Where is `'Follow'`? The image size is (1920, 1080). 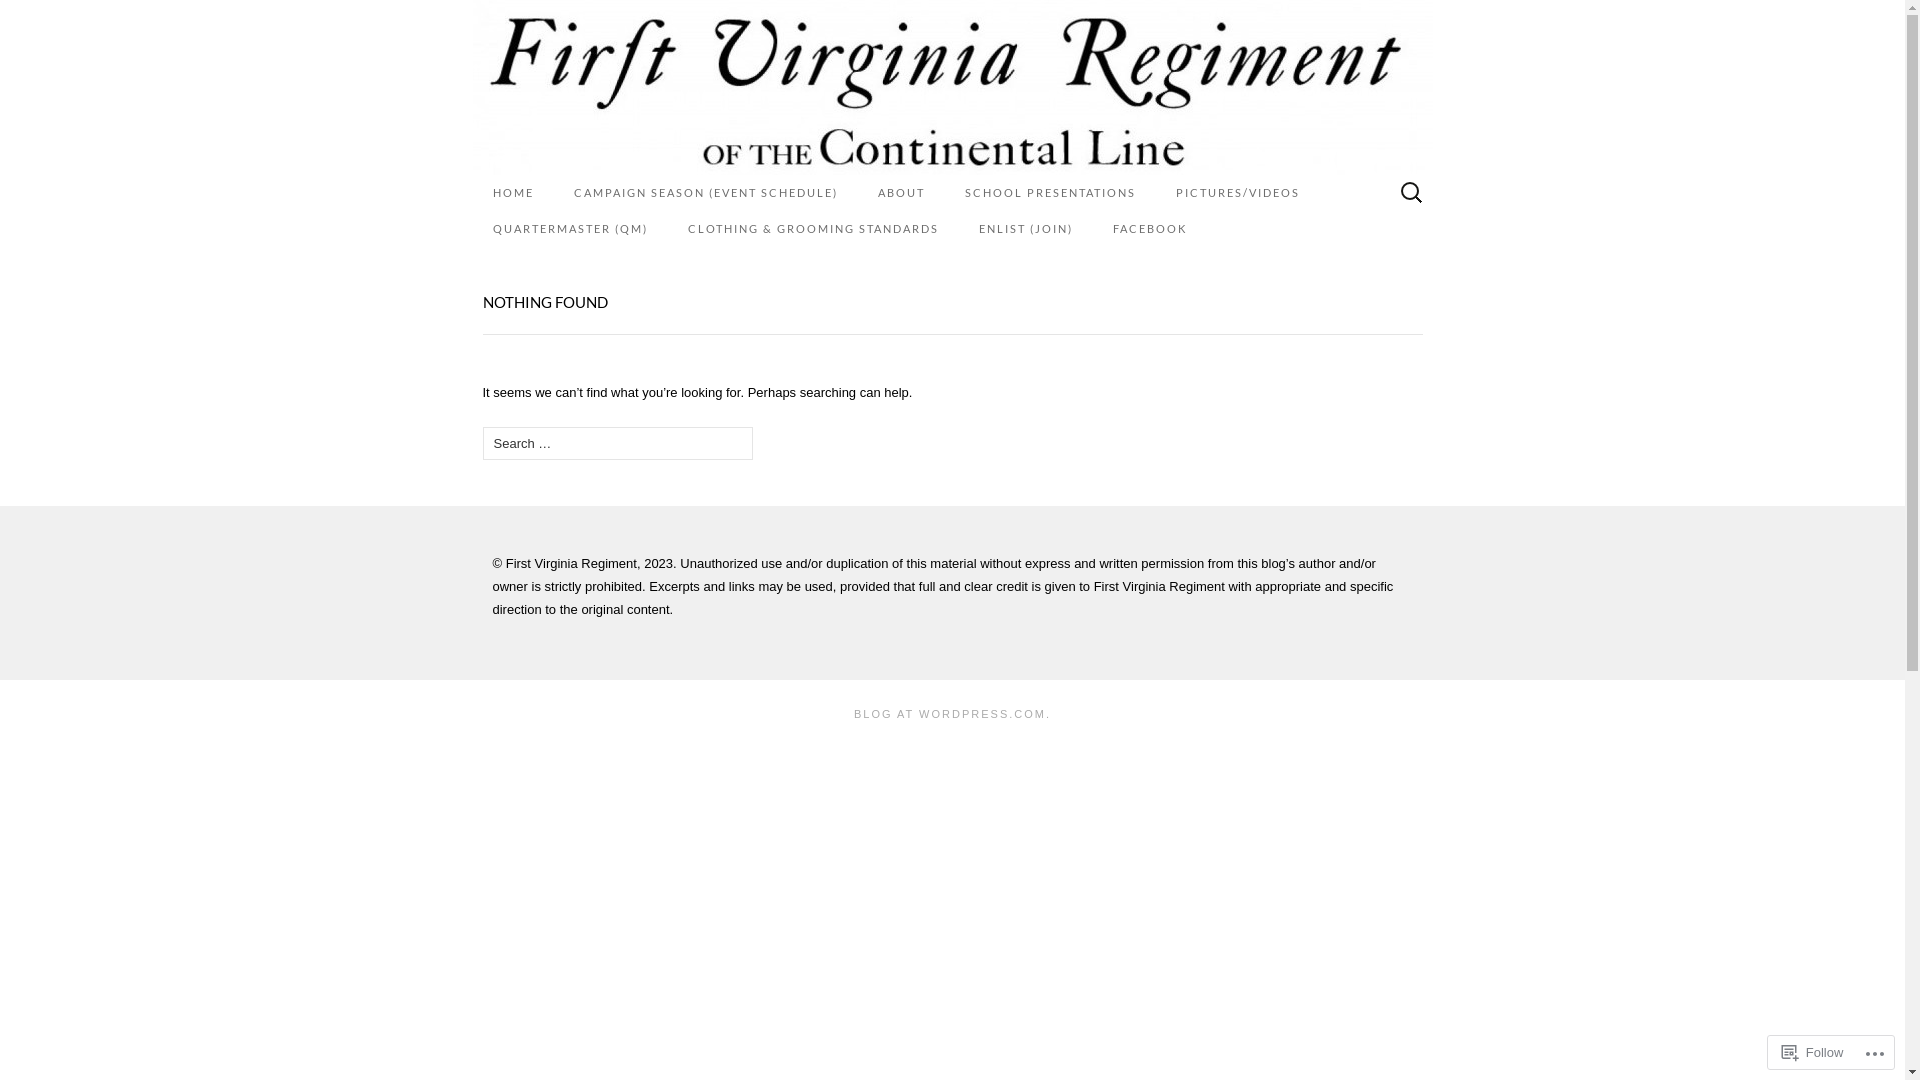
'Follow' is located at coordinates (1813, 1051).